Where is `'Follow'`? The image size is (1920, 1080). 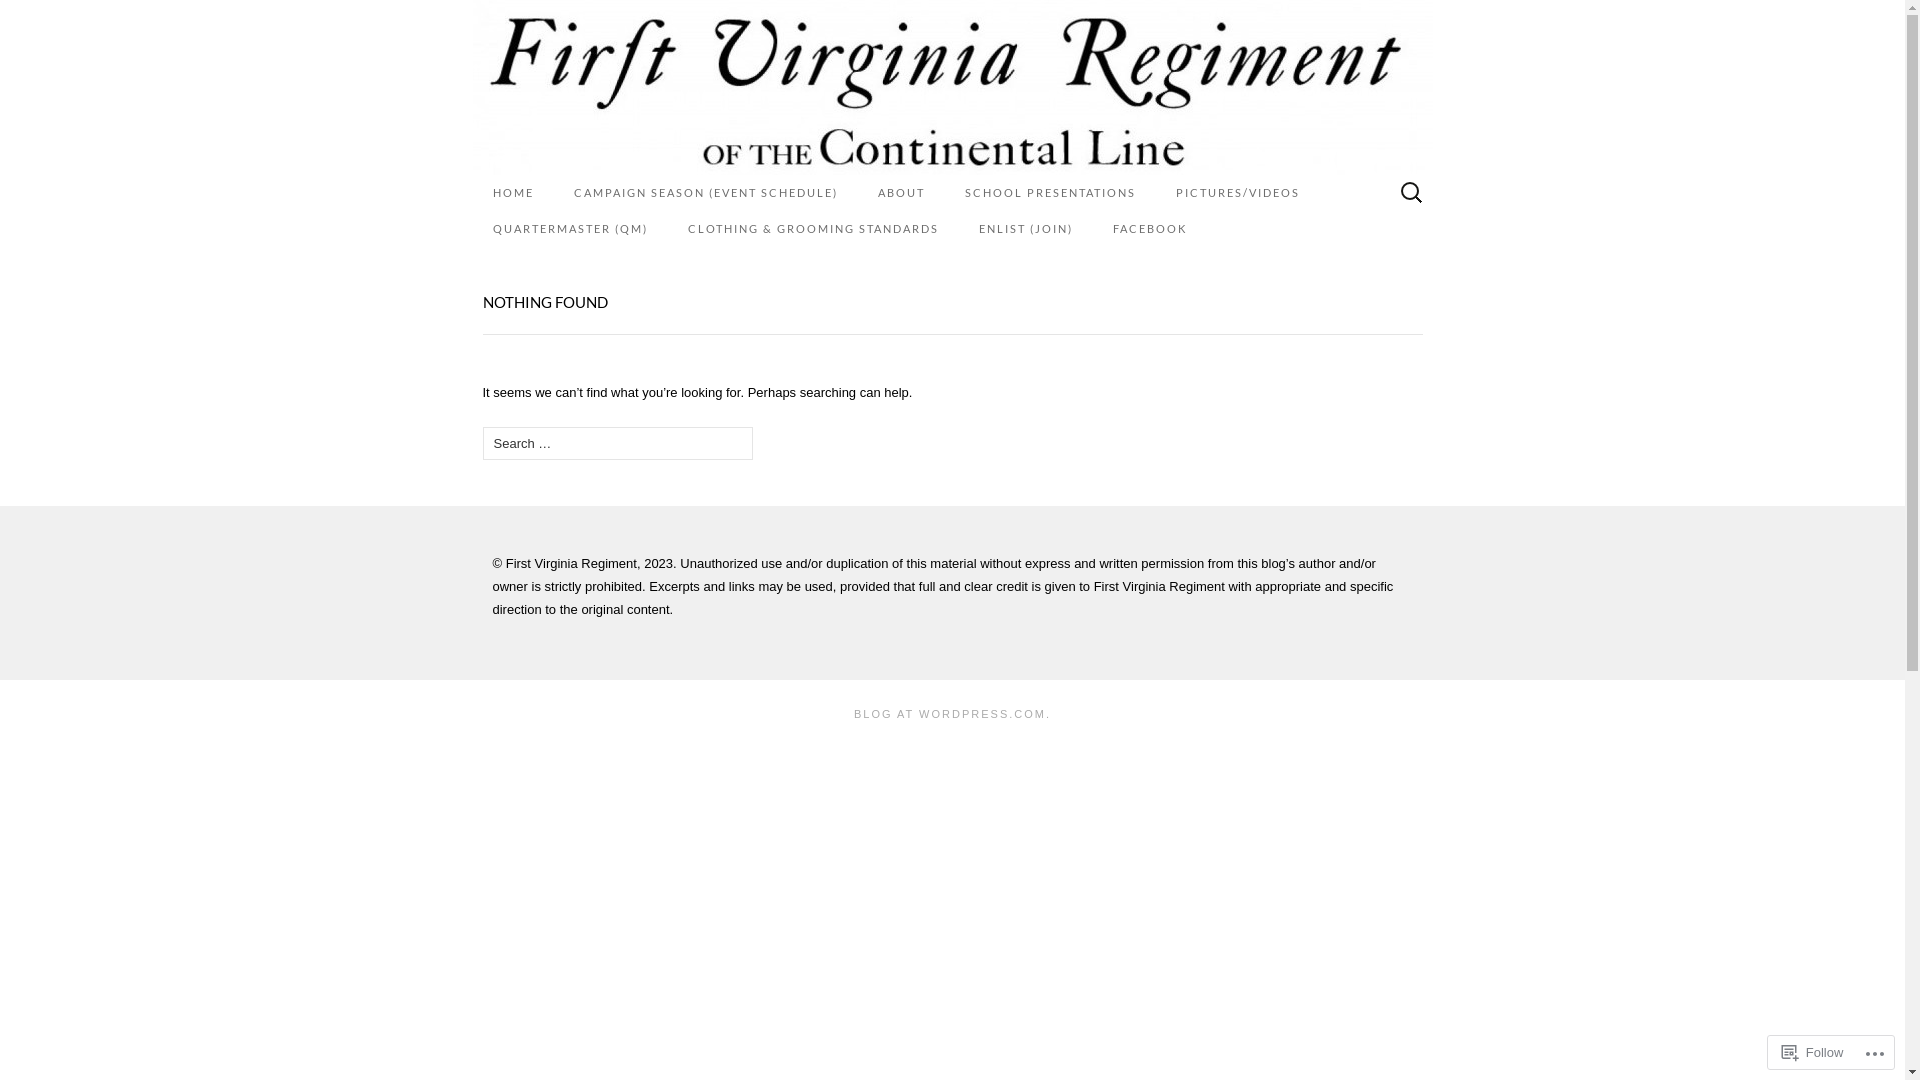
'Follow' is located at coordinates (1813, 1051).